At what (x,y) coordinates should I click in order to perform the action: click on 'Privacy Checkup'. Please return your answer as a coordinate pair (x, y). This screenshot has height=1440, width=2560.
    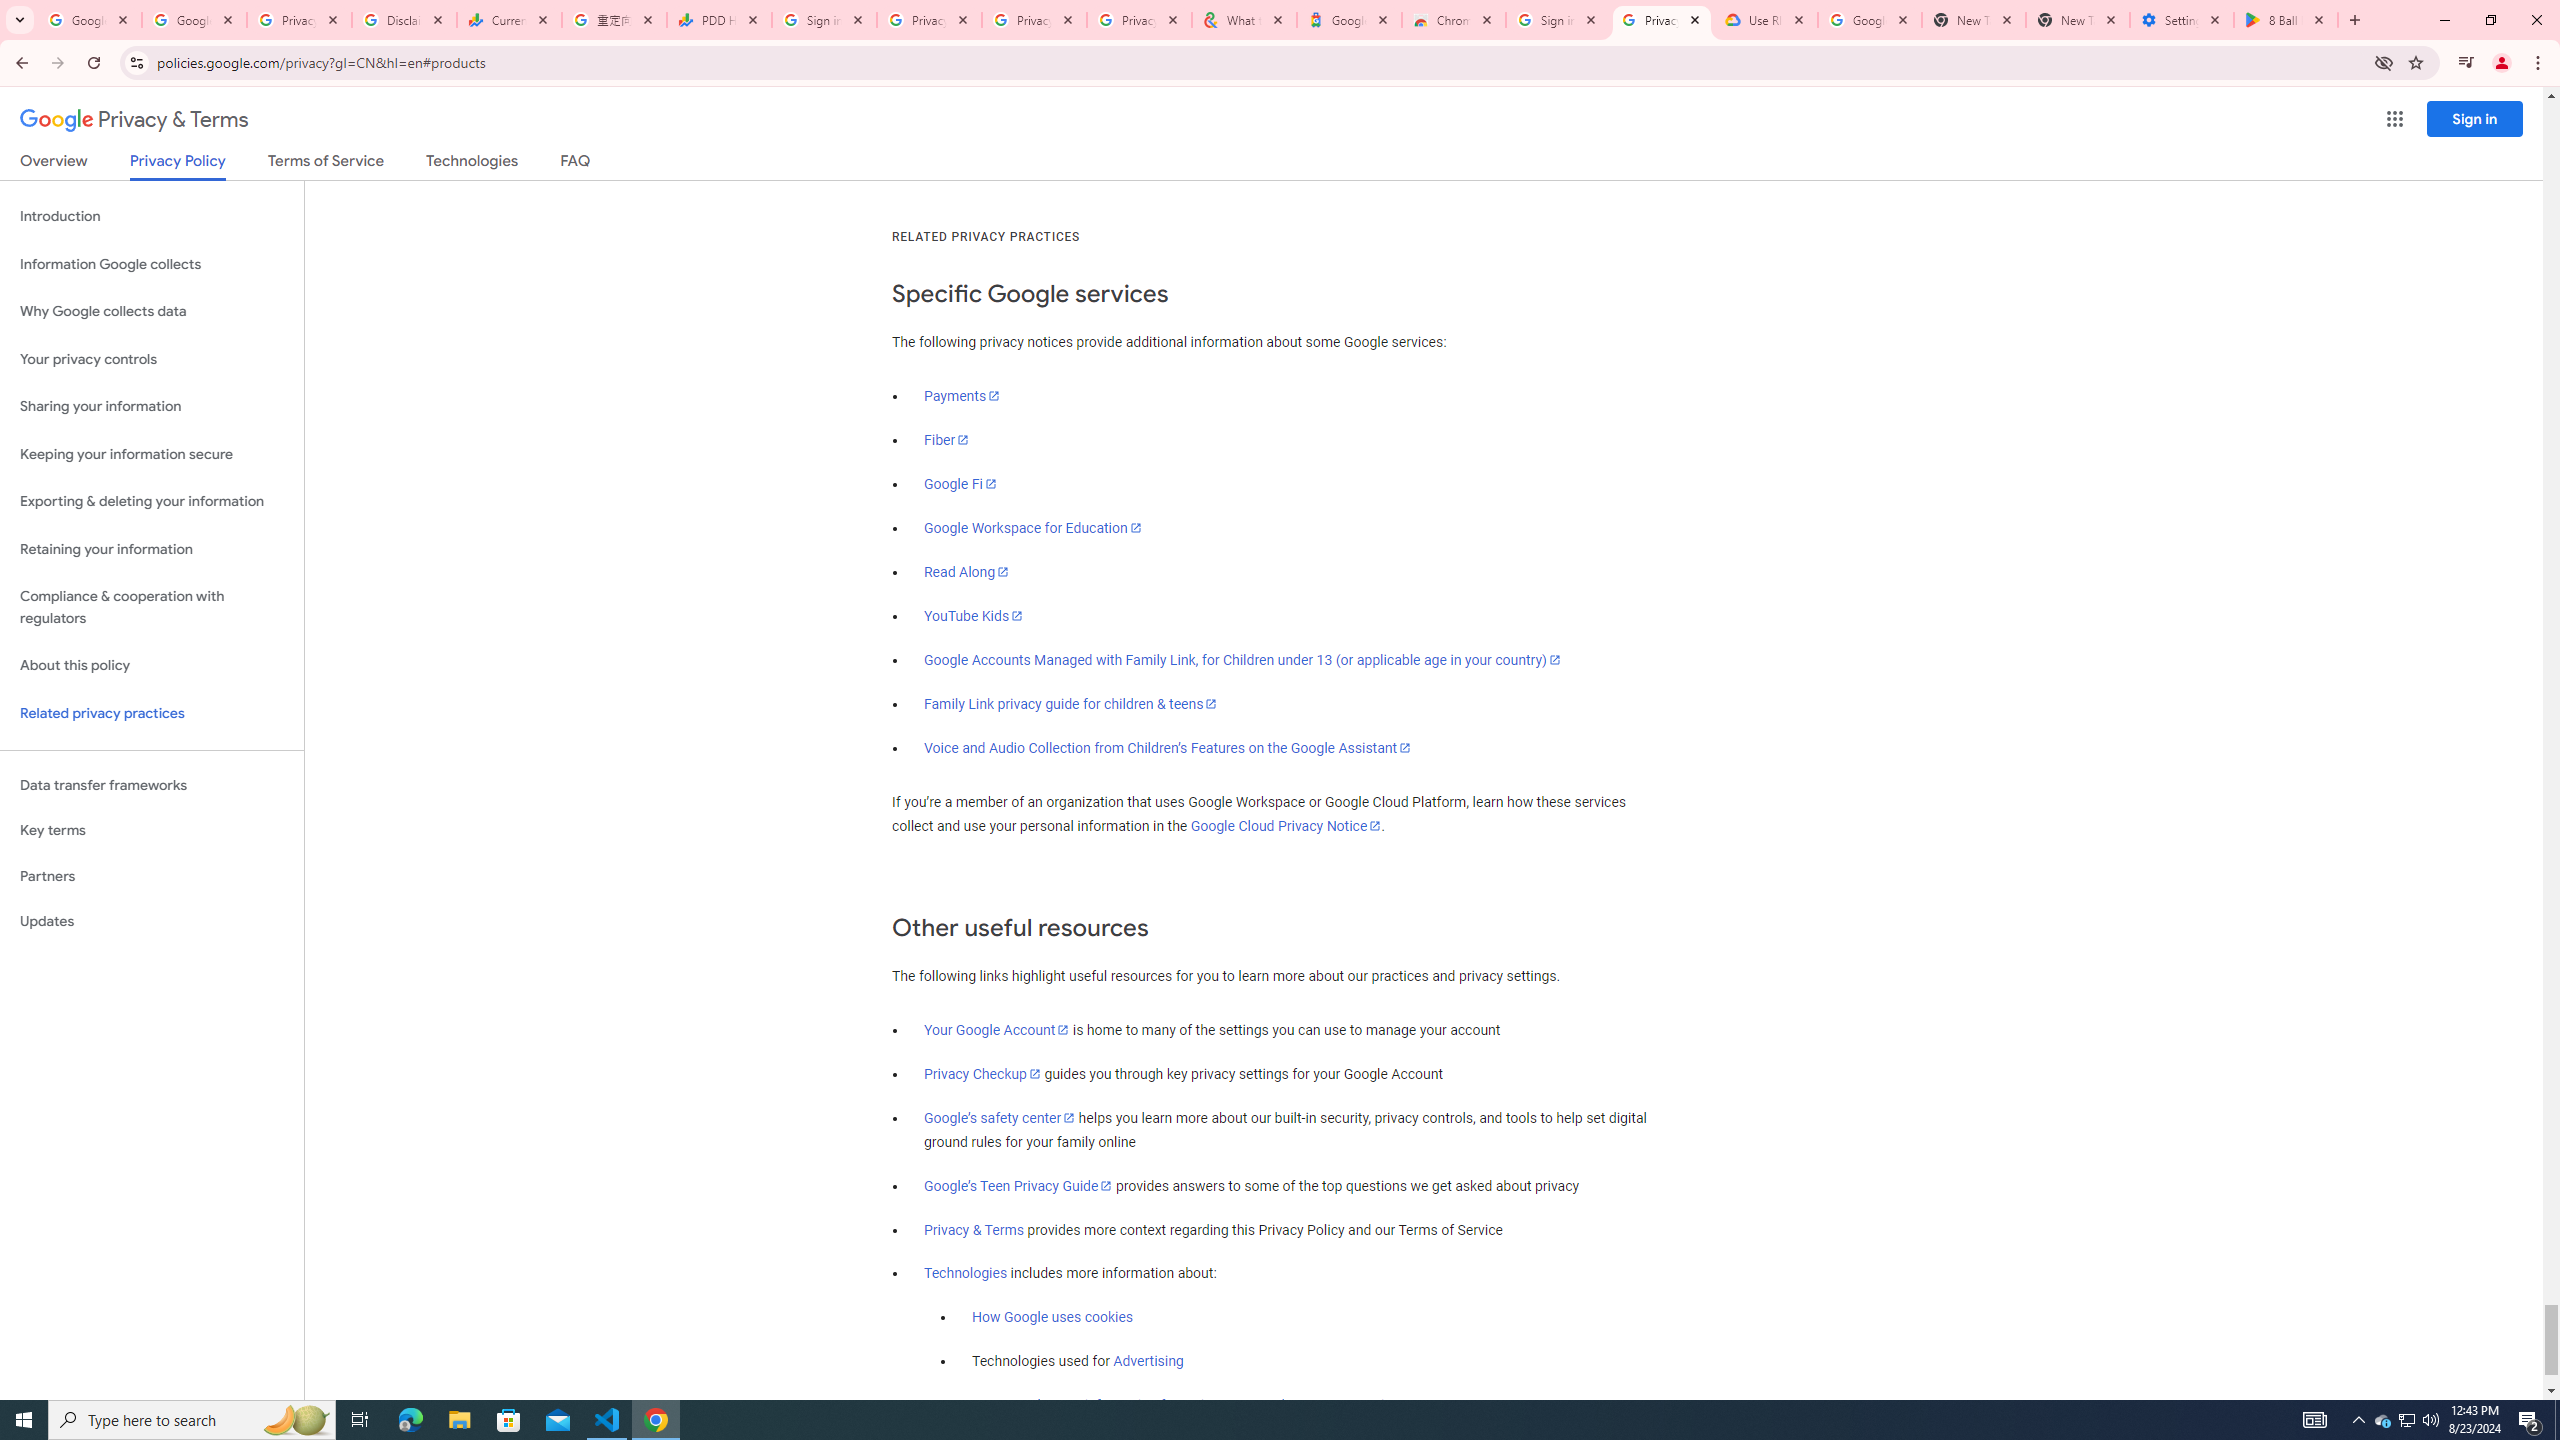
    Looking at the image, I should click on (982, 1073).